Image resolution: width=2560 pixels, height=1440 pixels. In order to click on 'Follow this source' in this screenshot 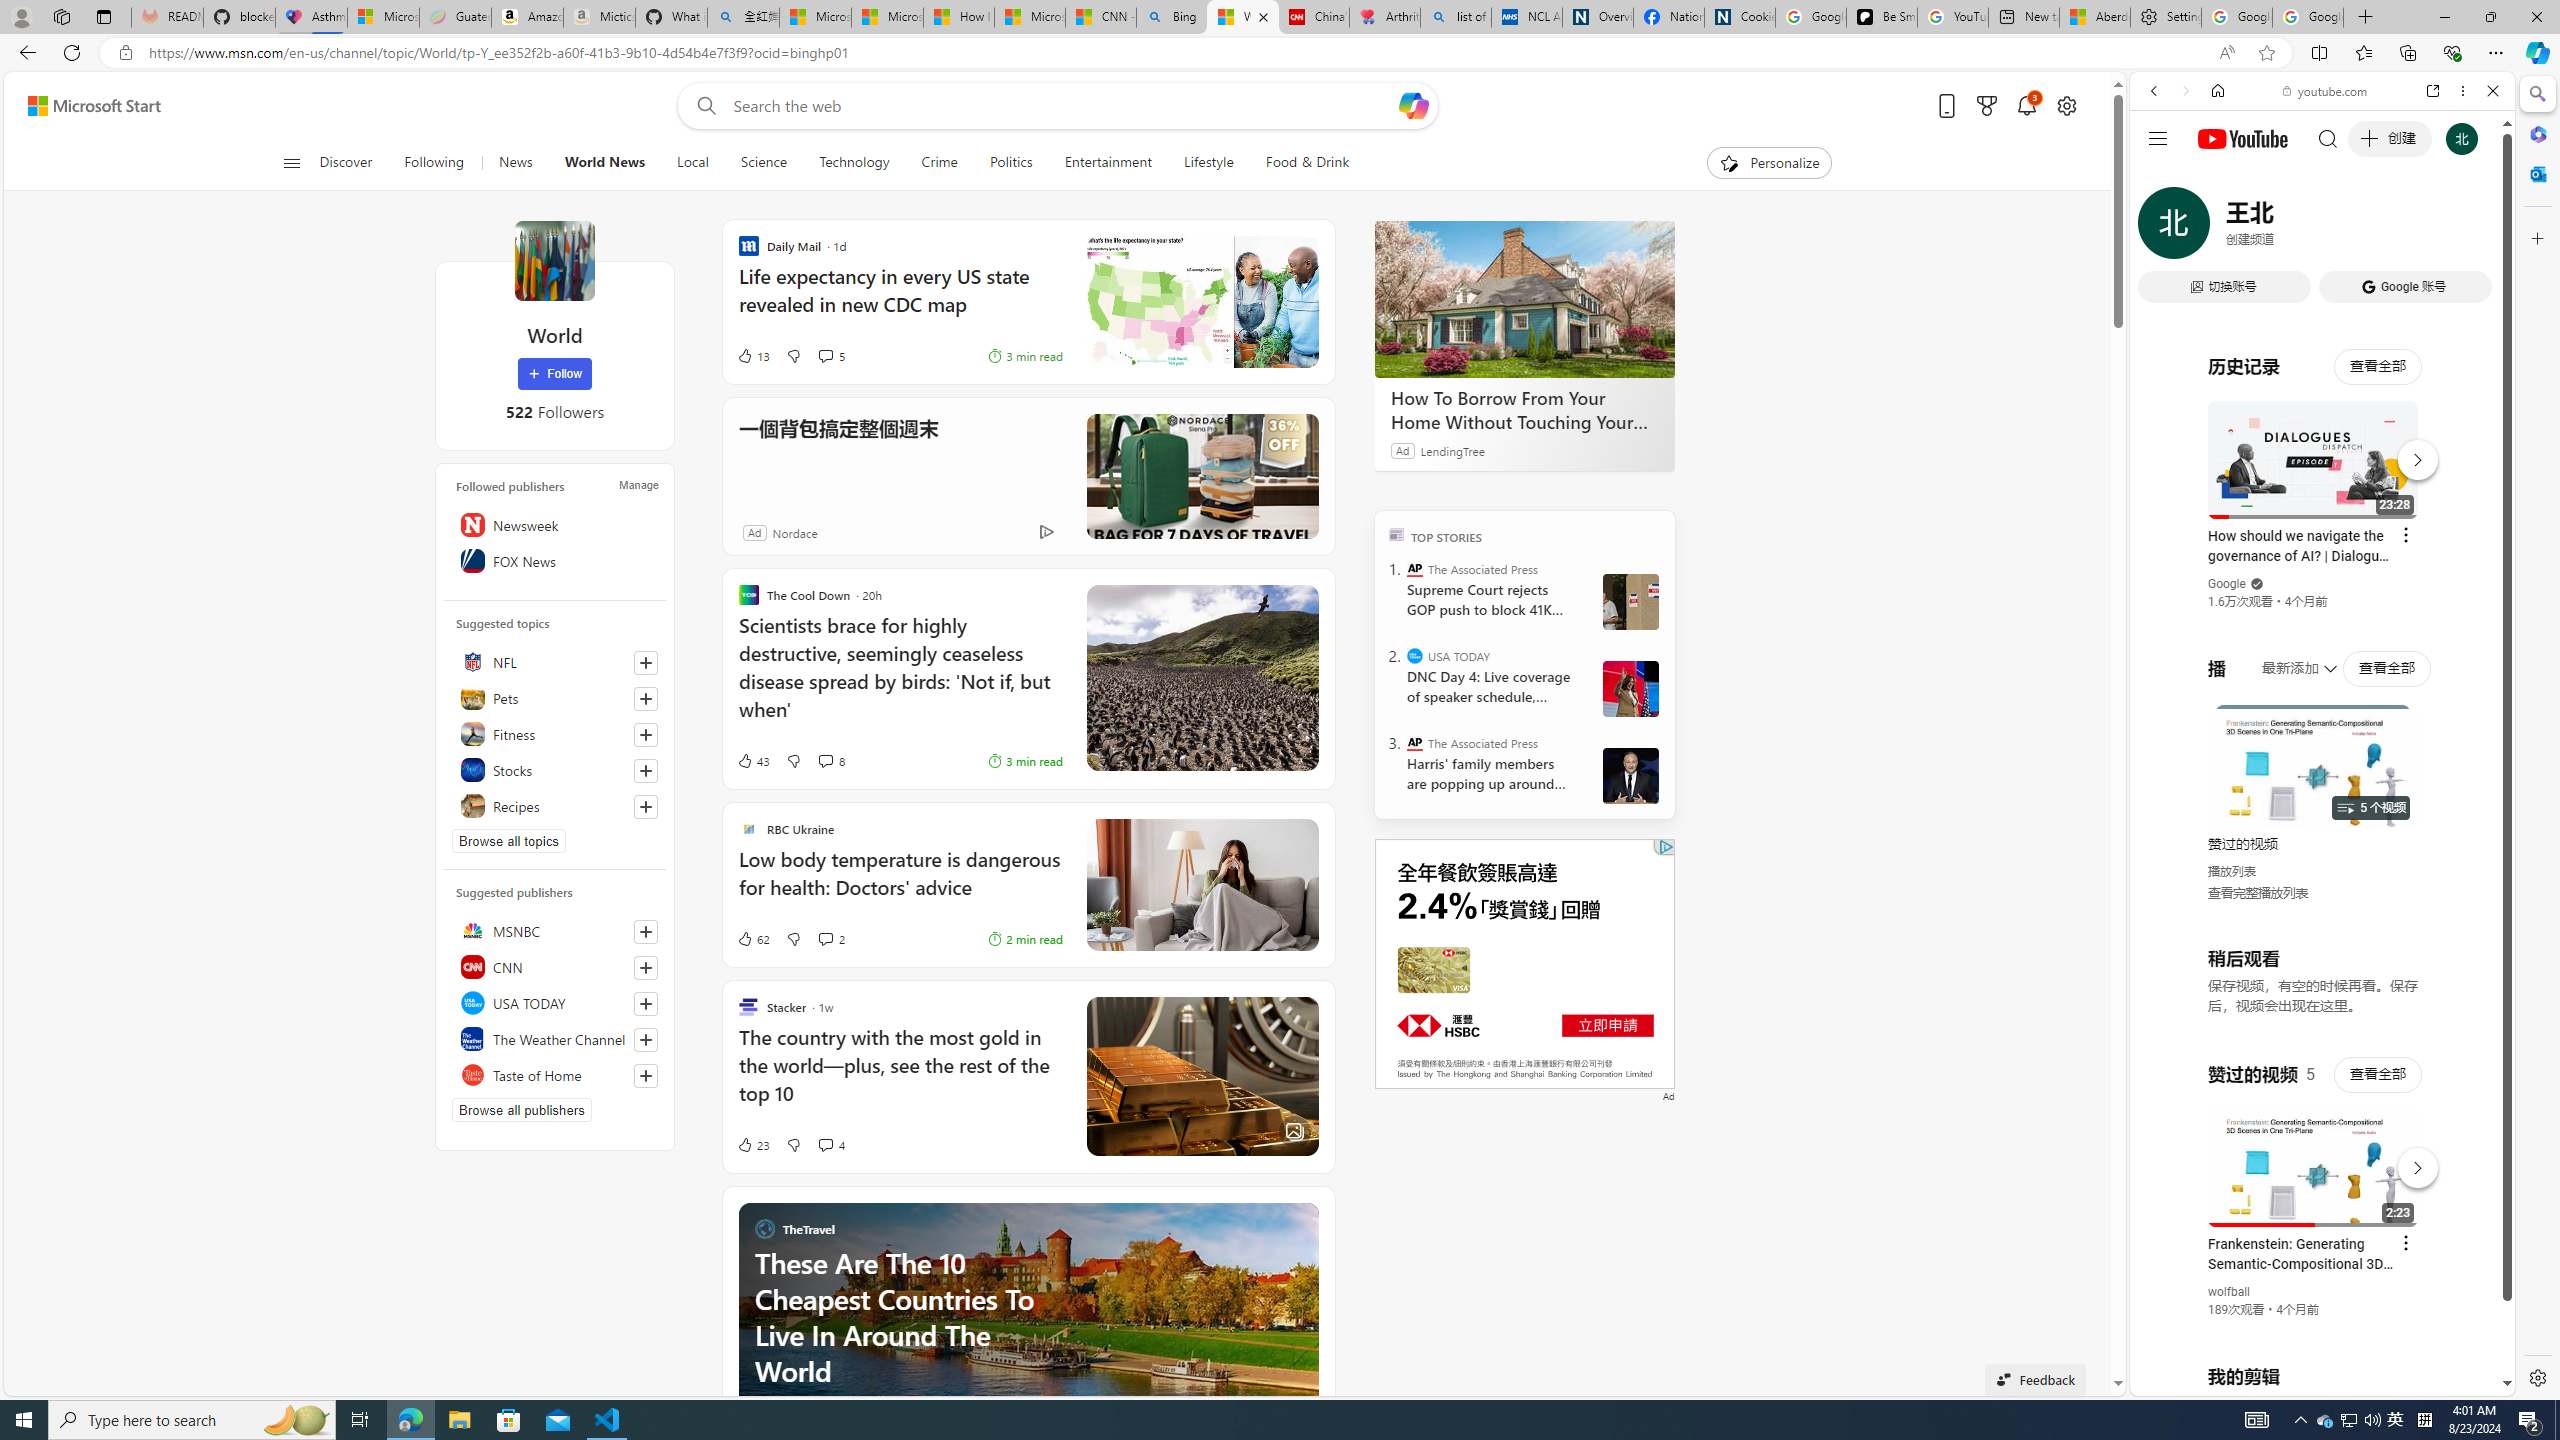, I will do `click(645, 1075)`.